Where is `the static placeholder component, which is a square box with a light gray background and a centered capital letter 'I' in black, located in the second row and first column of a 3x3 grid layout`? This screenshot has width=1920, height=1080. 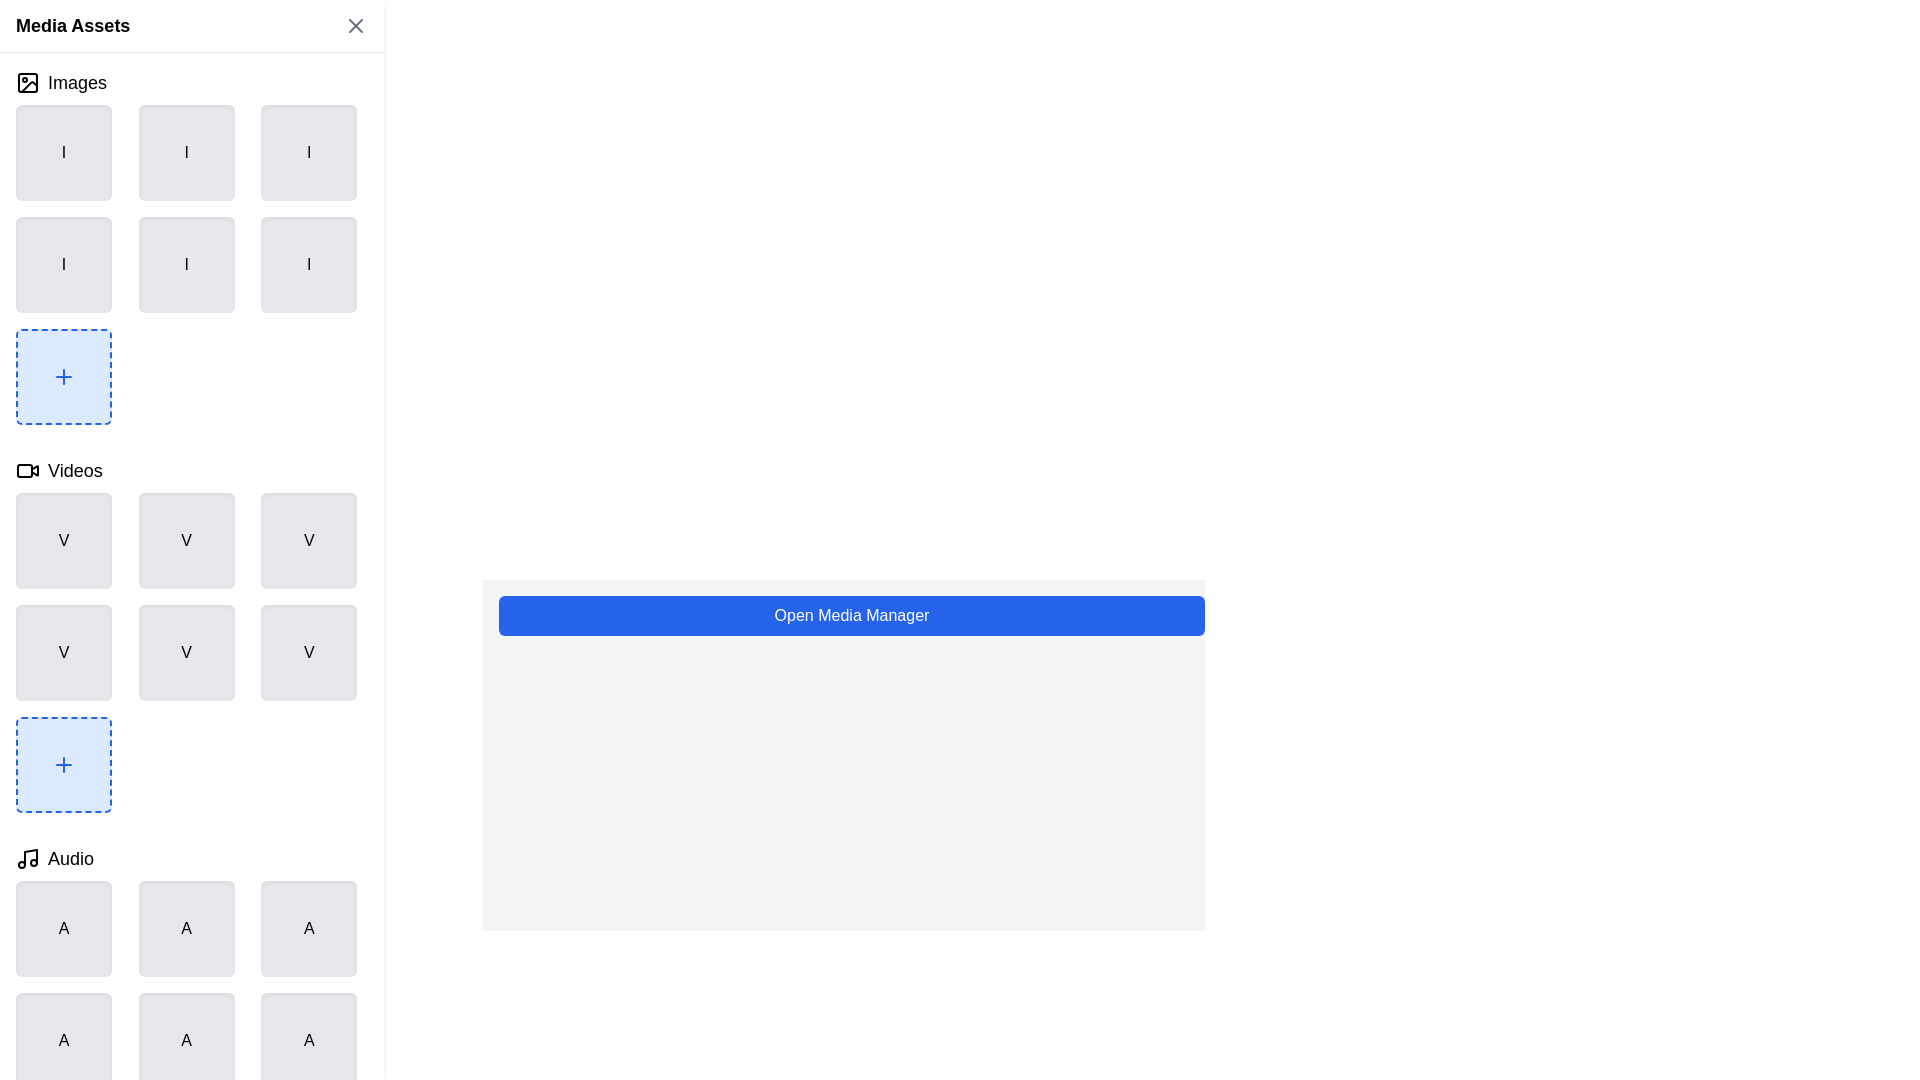
the static placeholder component, which is a square box with a light gray background and a centered capital letter 'I' in black, located in the second row and first column of a 3x3 grid layout is located at coordinates (63, 264).